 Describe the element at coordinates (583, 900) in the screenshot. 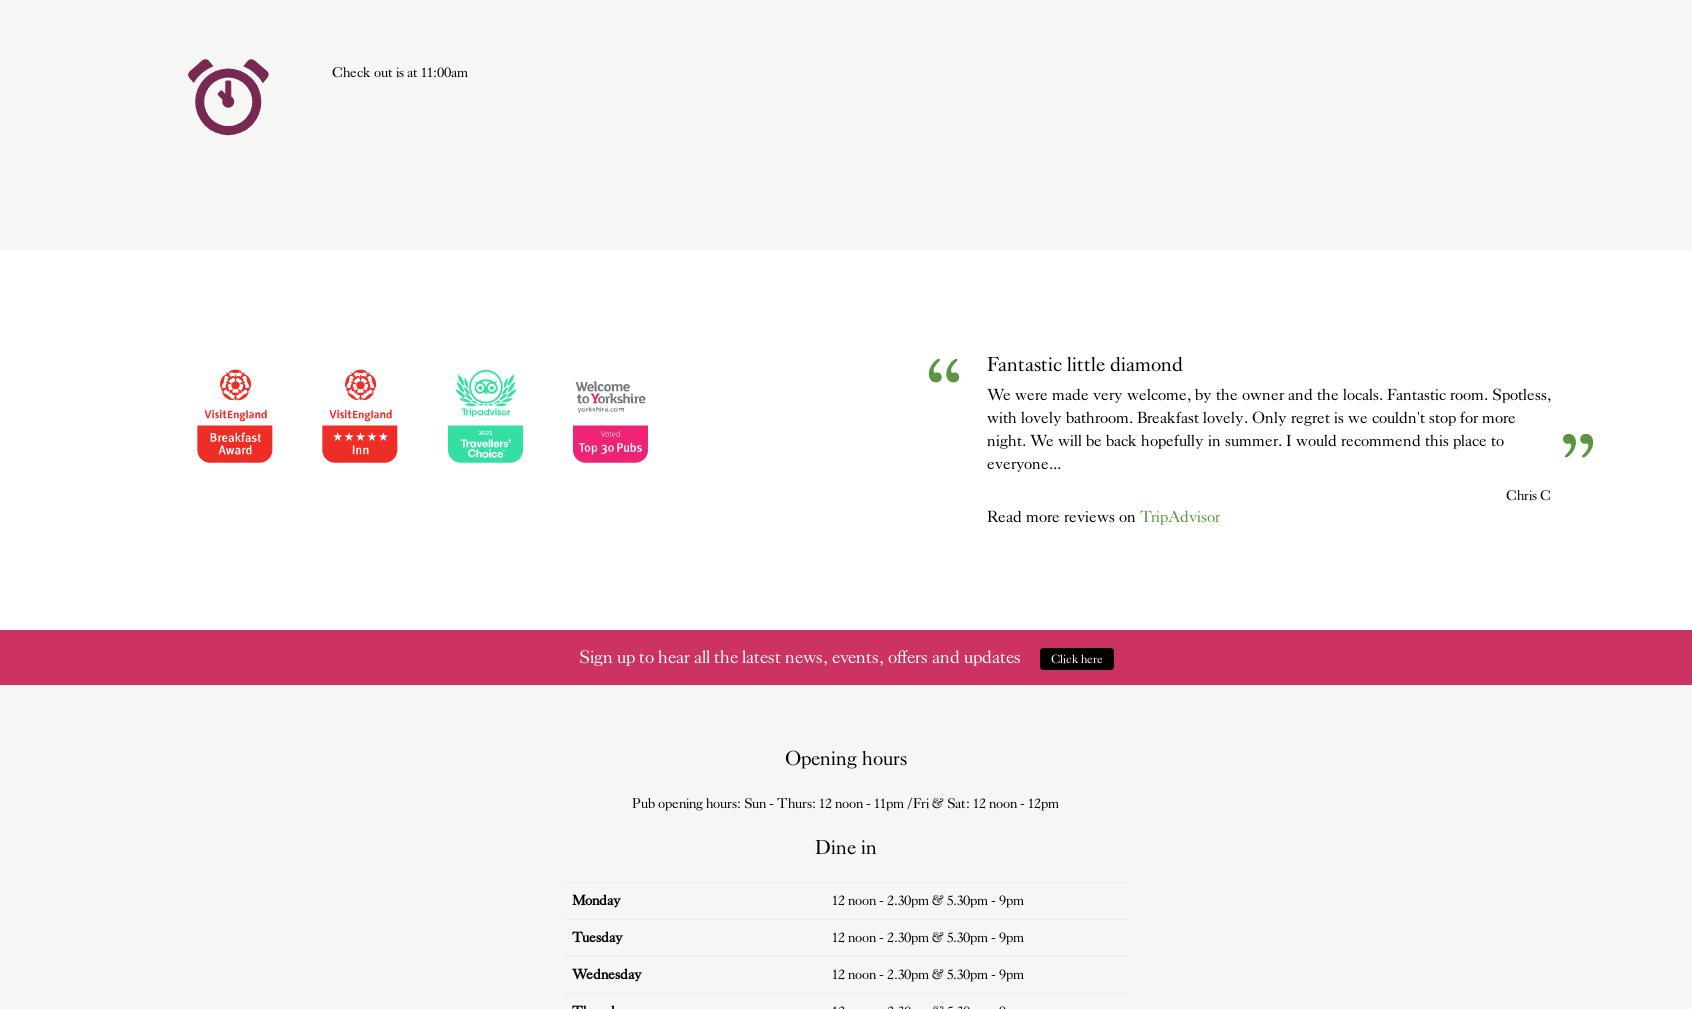

I see `'Mon'` at that location.